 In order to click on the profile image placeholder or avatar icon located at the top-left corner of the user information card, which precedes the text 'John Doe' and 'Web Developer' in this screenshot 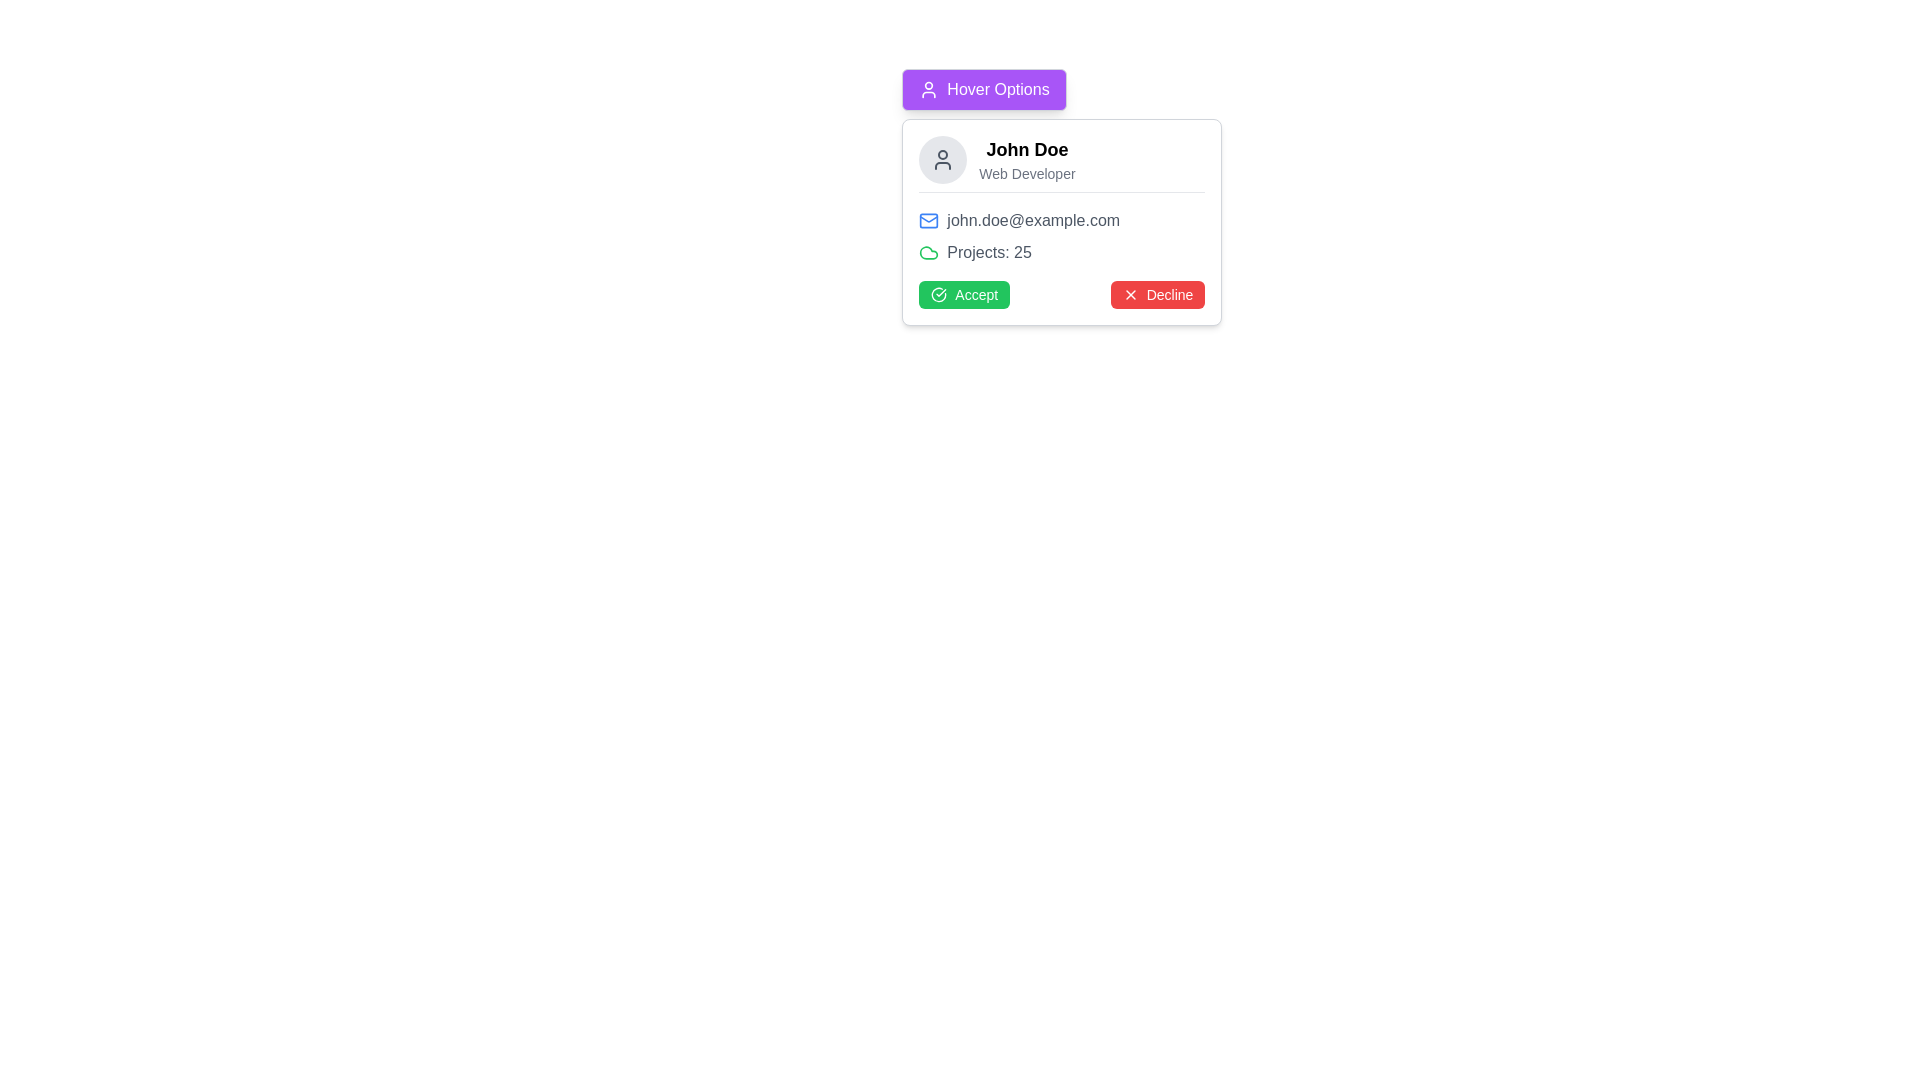, I will do `click(942, 158)`.